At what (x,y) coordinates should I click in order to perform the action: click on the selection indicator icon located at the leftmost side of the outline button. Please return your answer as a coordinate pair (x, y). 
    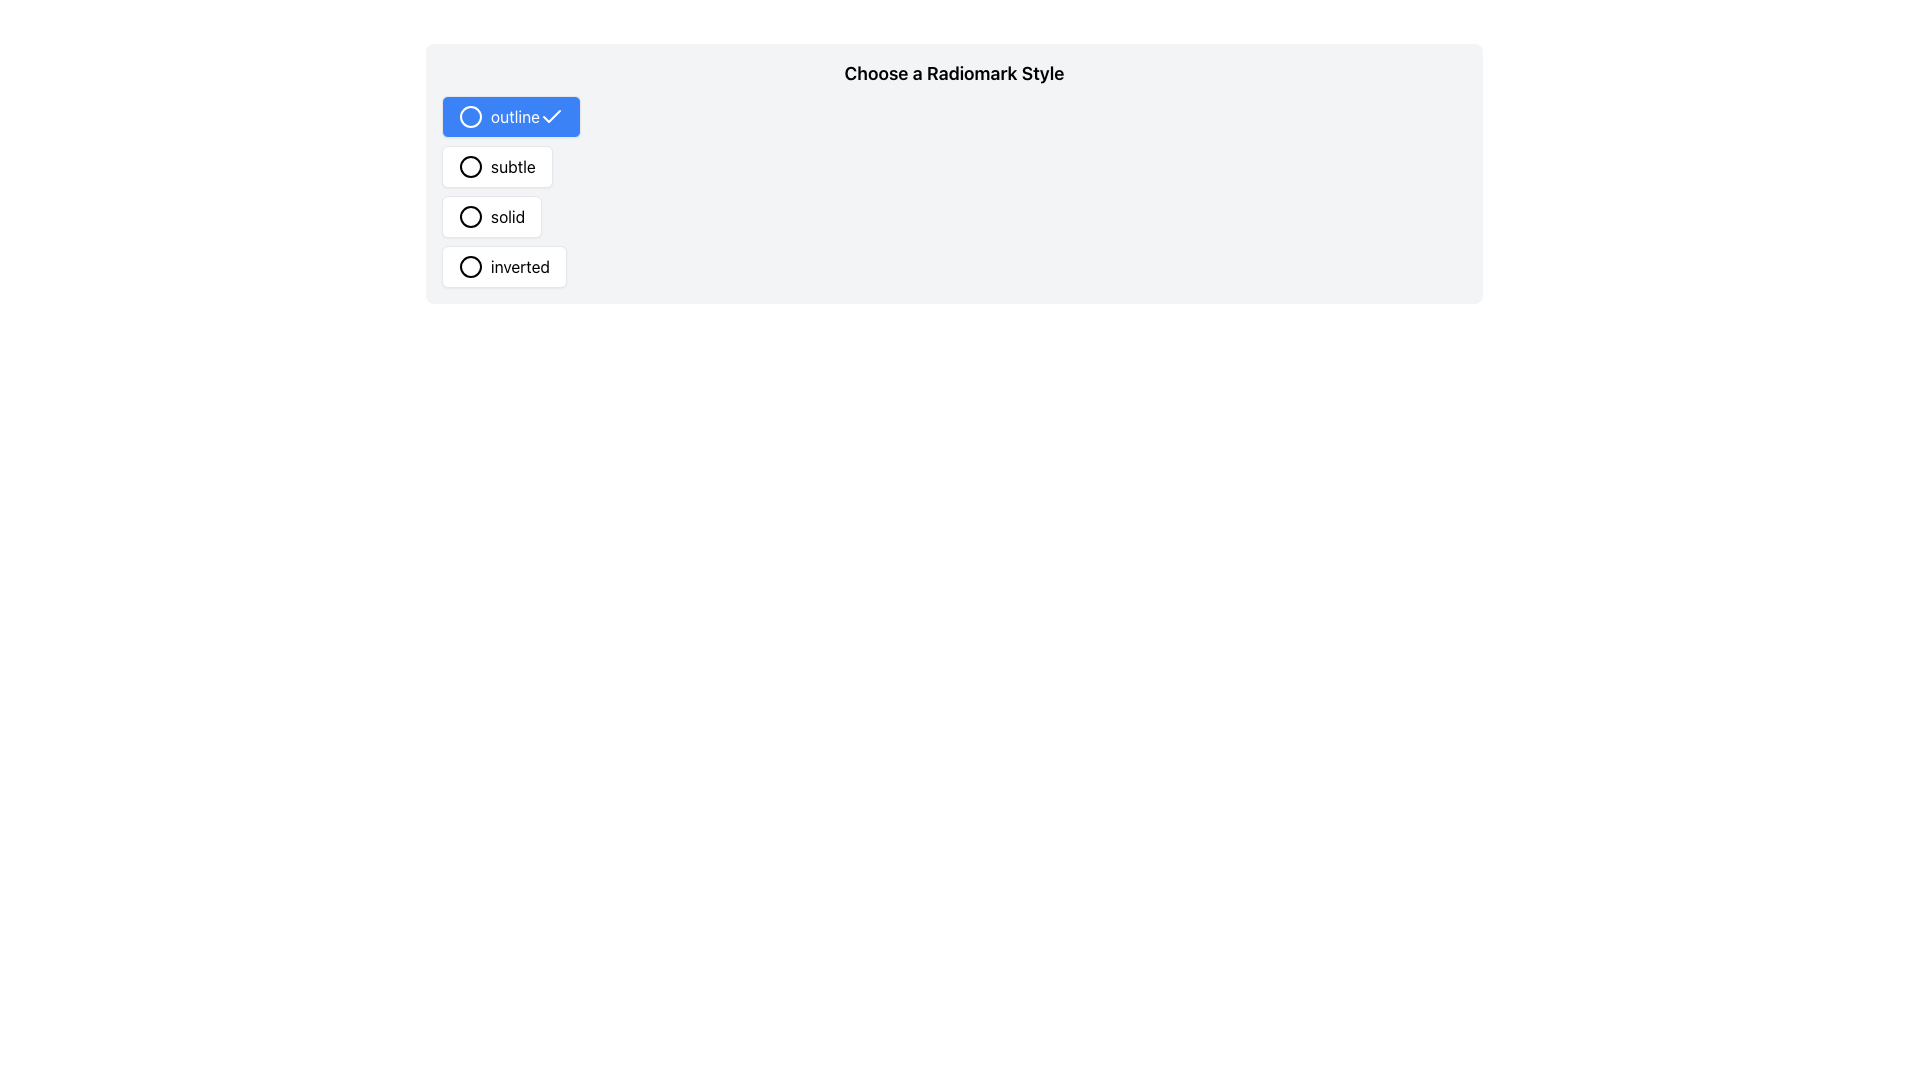
    Looking at the image, I should click on (469, 116).